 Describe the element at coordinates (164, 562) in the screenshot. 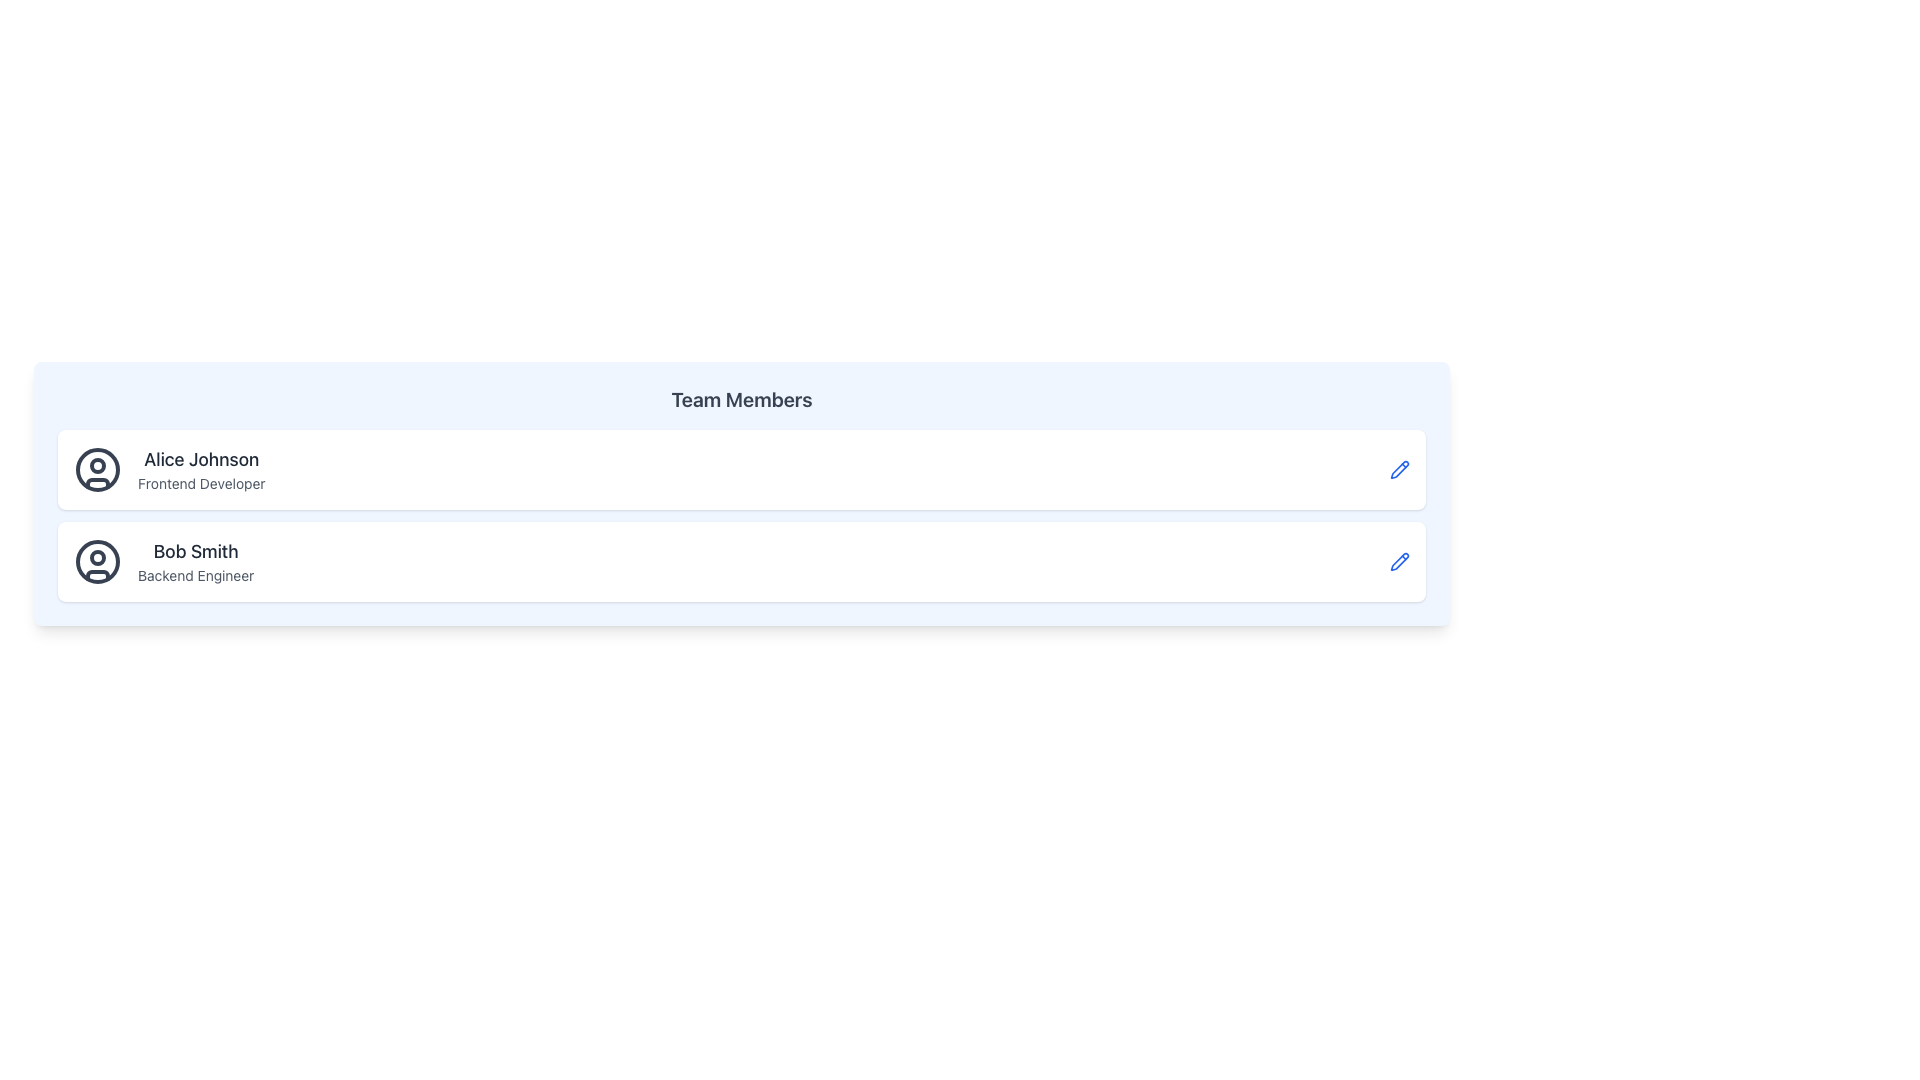

I see `the second List Item under the 'Team Members' section, which displays the name and job title of a specific team member, to interact with the entire component` at that location.